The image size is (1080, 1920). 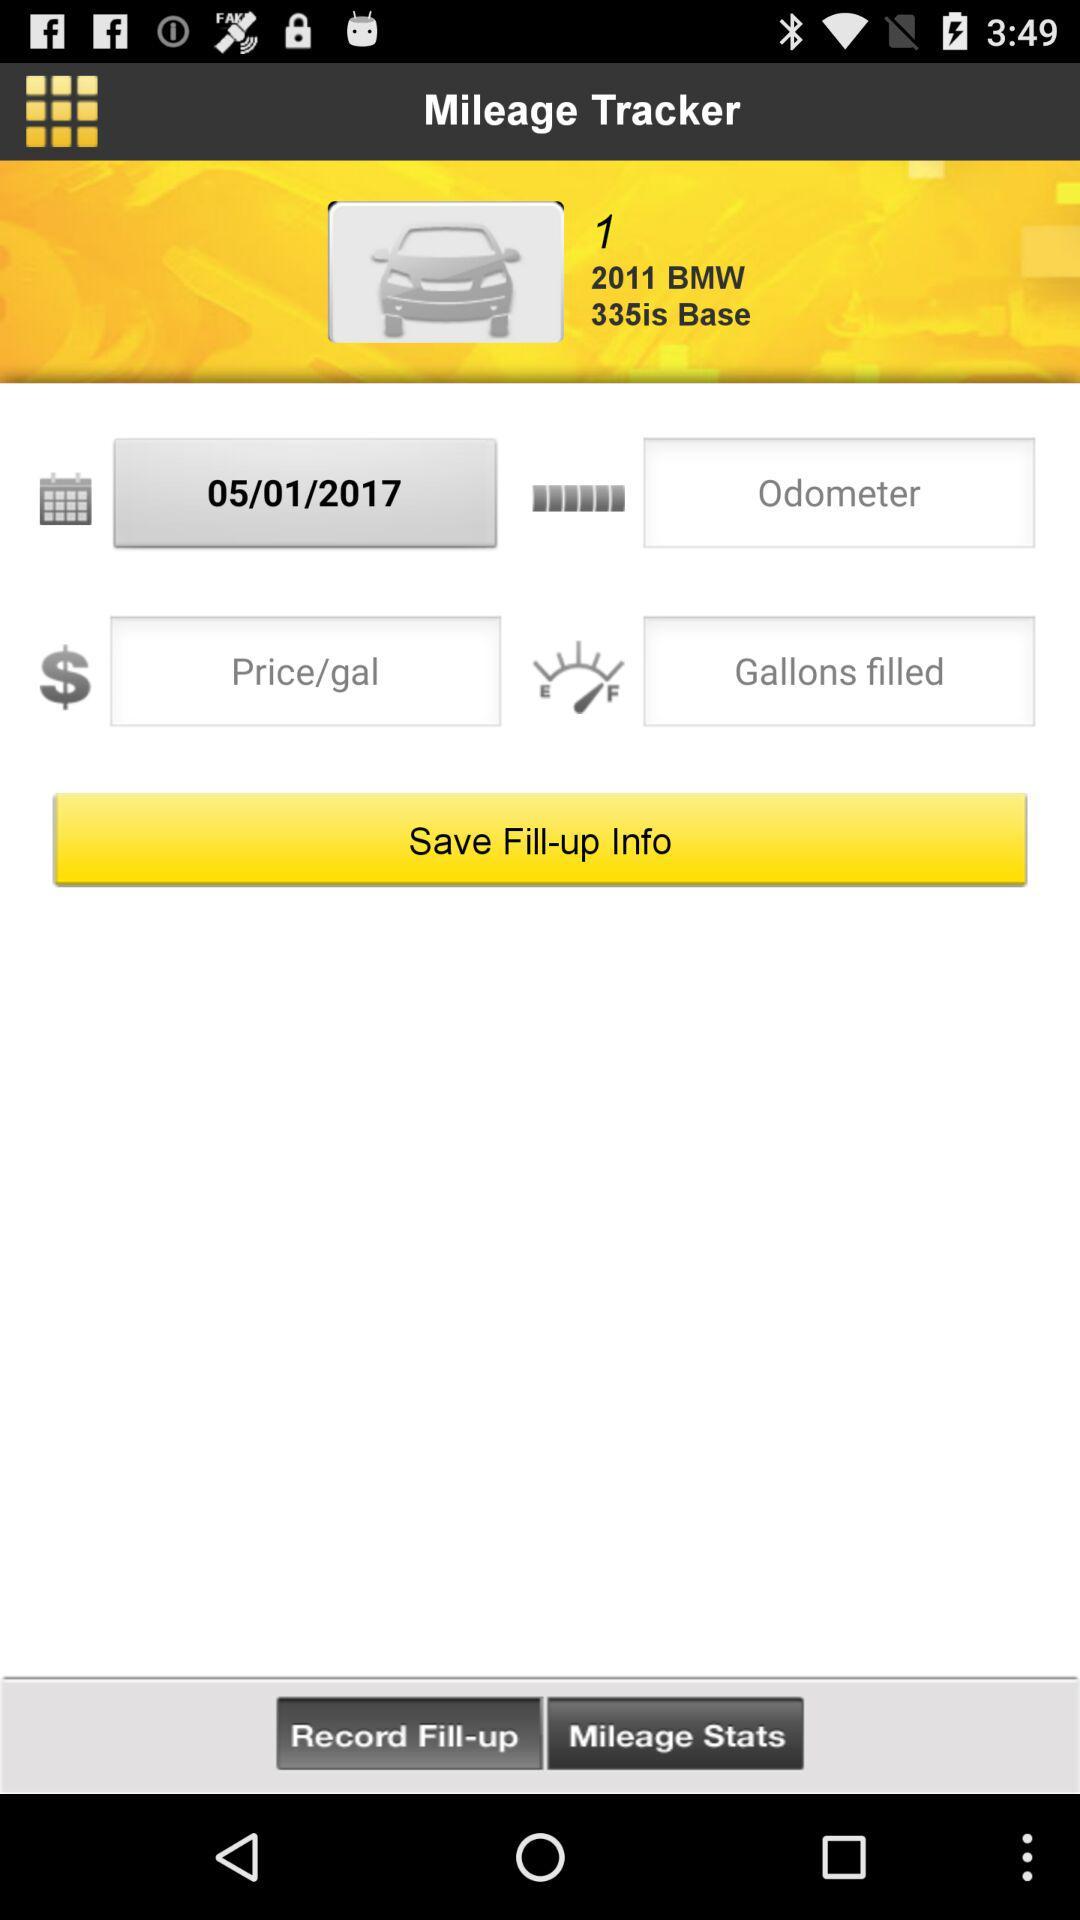 I want to click on icon next to 1  item, so click(x=444, y=270).